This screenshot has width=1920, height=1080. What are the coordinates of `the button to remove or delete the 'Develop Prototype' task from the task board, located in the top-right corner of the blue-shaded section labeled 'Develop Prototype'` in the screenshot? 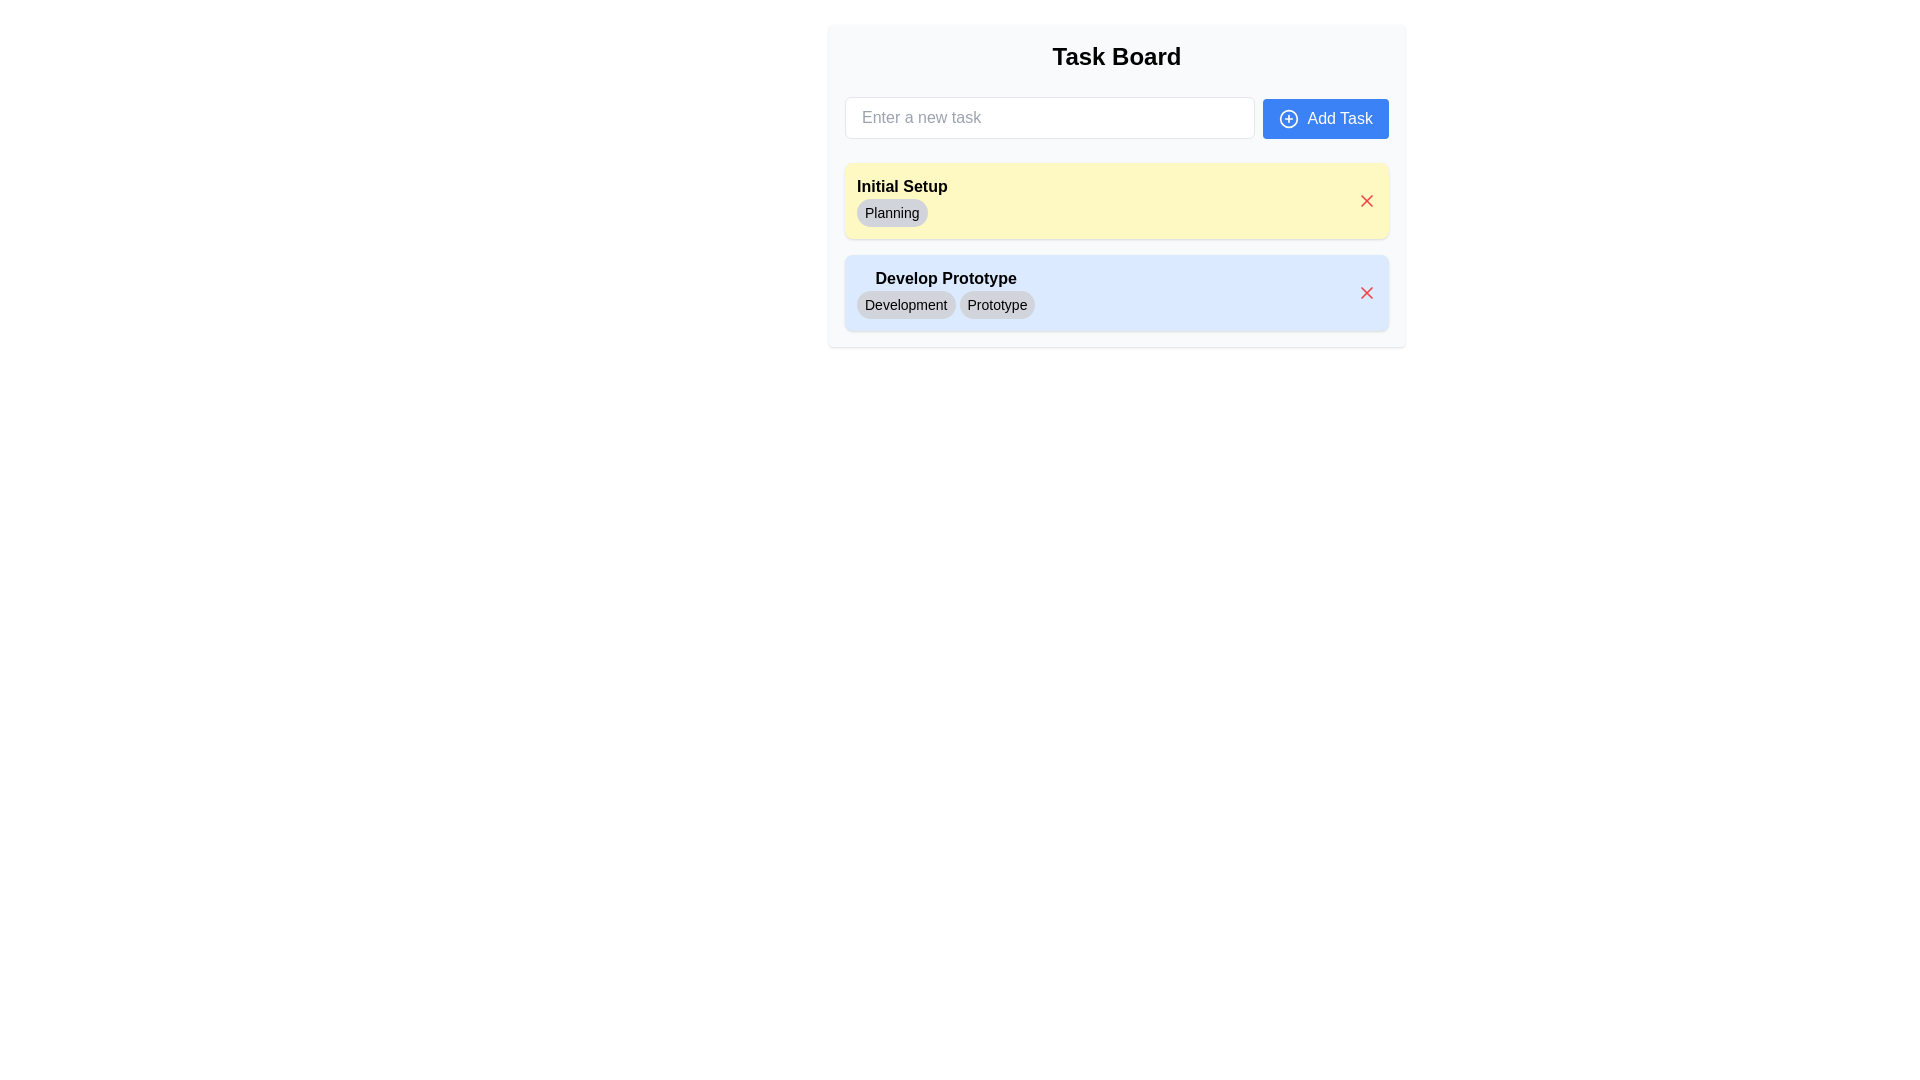 It's located at (1366, 293).